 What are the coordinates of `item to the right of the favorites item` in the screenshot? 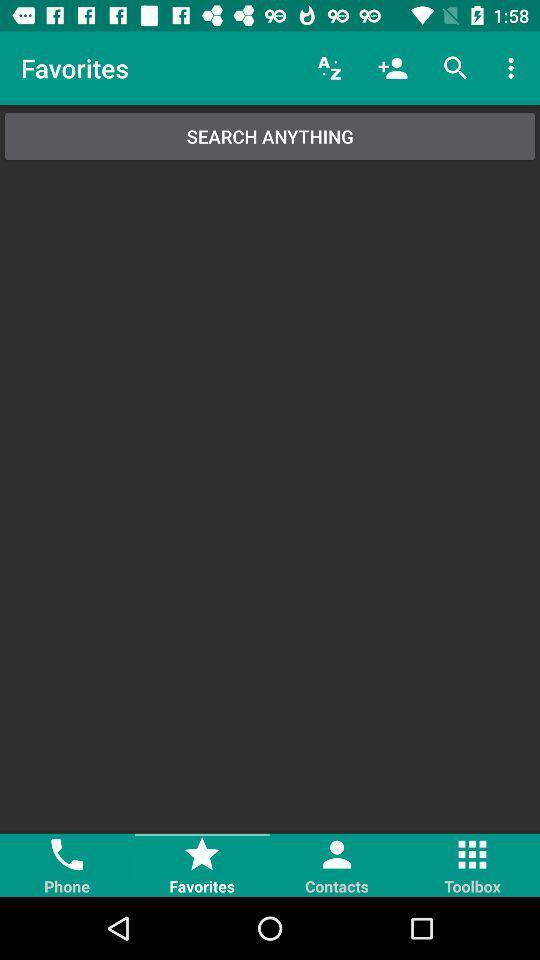 It's located at (329, 68).